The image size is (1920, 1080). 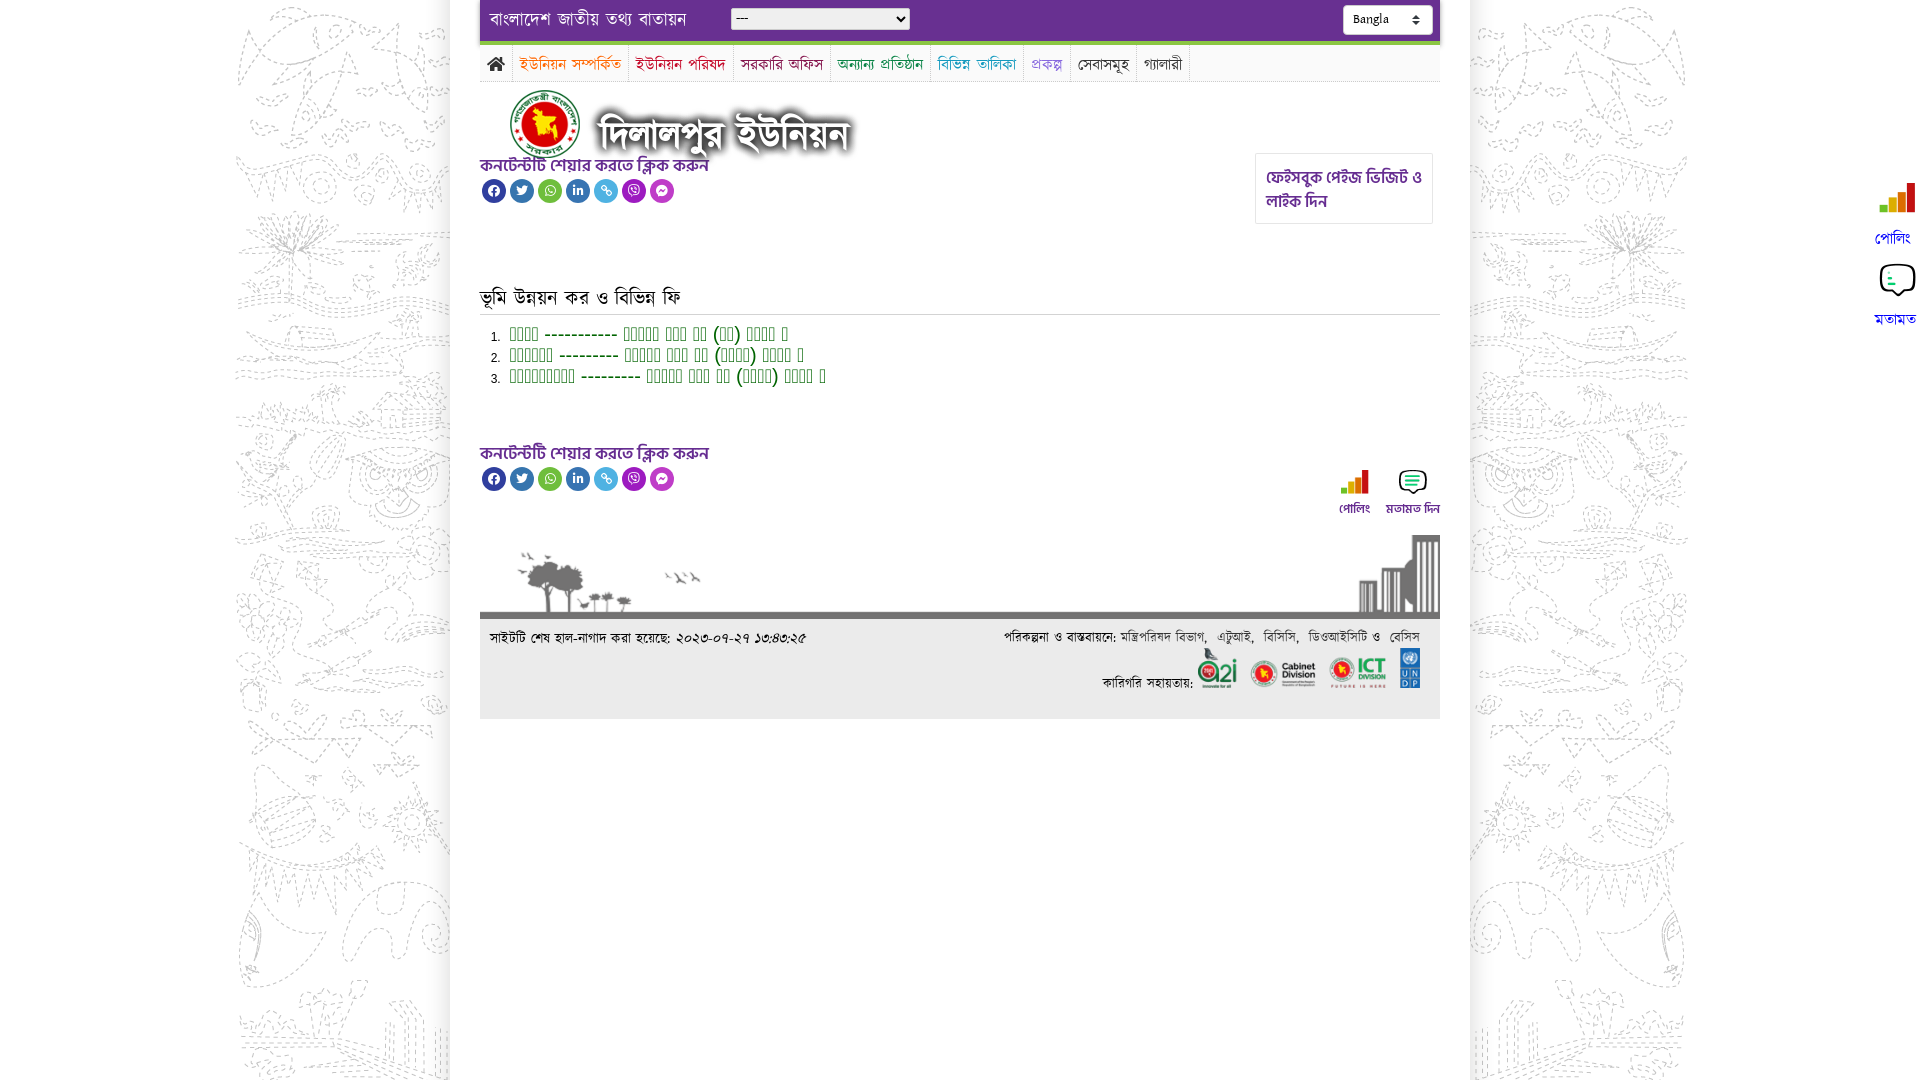 I want to click on ', so click(x=509, y=123).